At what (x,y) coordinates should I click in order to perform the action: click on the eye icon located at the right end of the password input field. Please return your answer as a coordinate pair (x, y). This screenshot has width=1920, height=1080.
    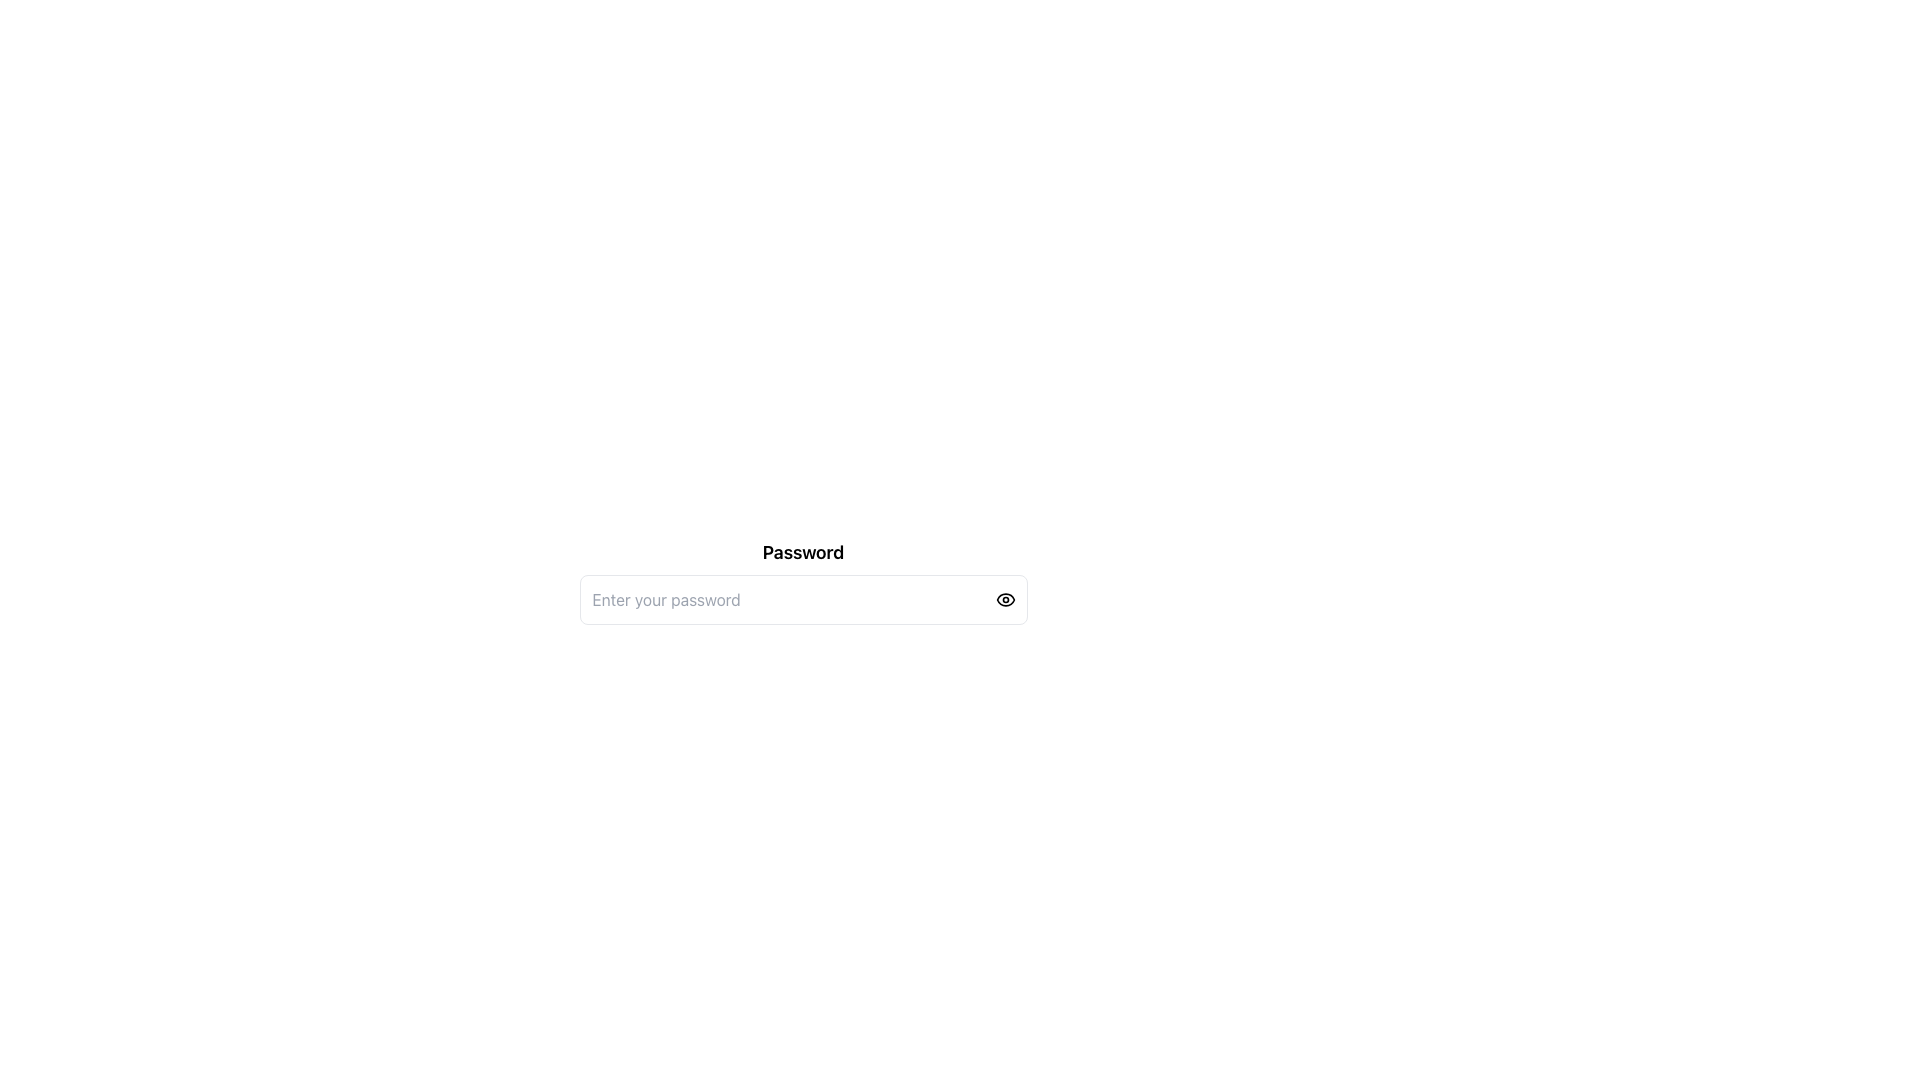
    Looking at the image, I should click on (1005, 599).